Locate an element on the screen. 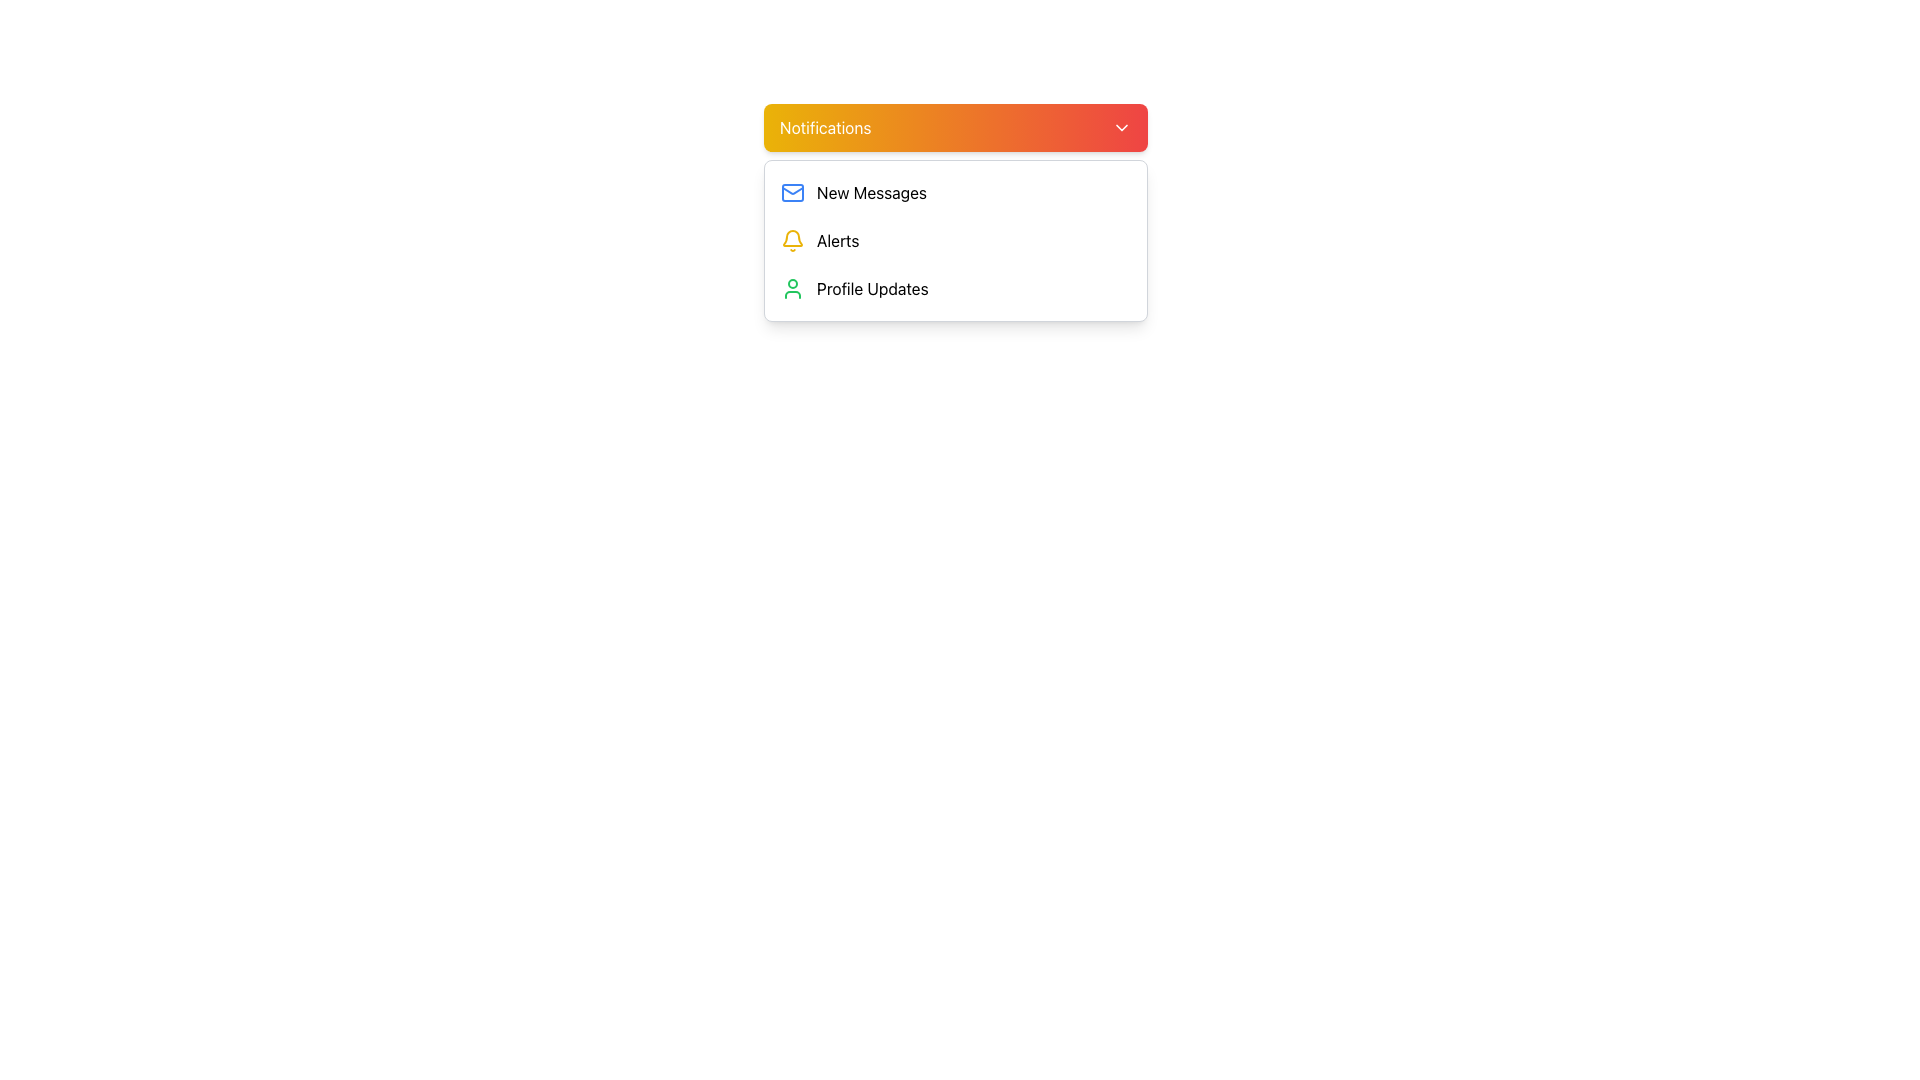 The width and height of the screenshot is (1920, 1080). the second menu item in the dropdown menu is located at coordinates (954, 239).